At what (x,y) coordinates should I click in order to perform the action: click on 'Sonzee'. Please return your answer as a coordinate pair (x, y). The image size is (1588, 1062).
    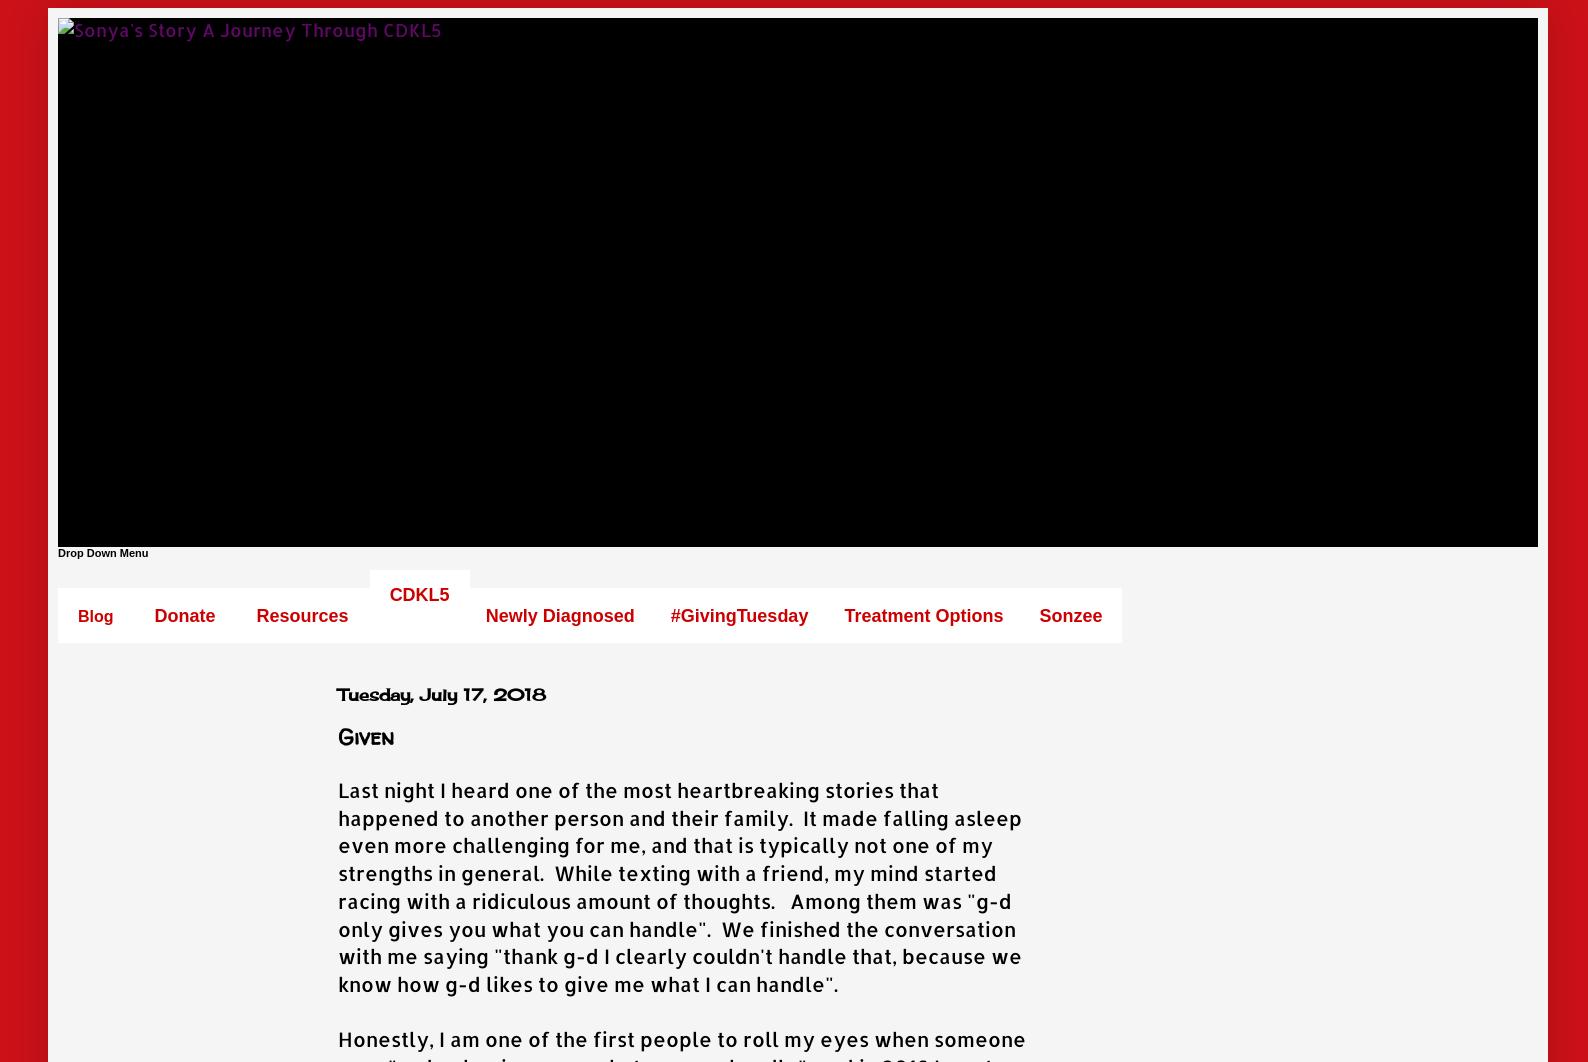
    Looking at the image, I should click on (1039, 615).